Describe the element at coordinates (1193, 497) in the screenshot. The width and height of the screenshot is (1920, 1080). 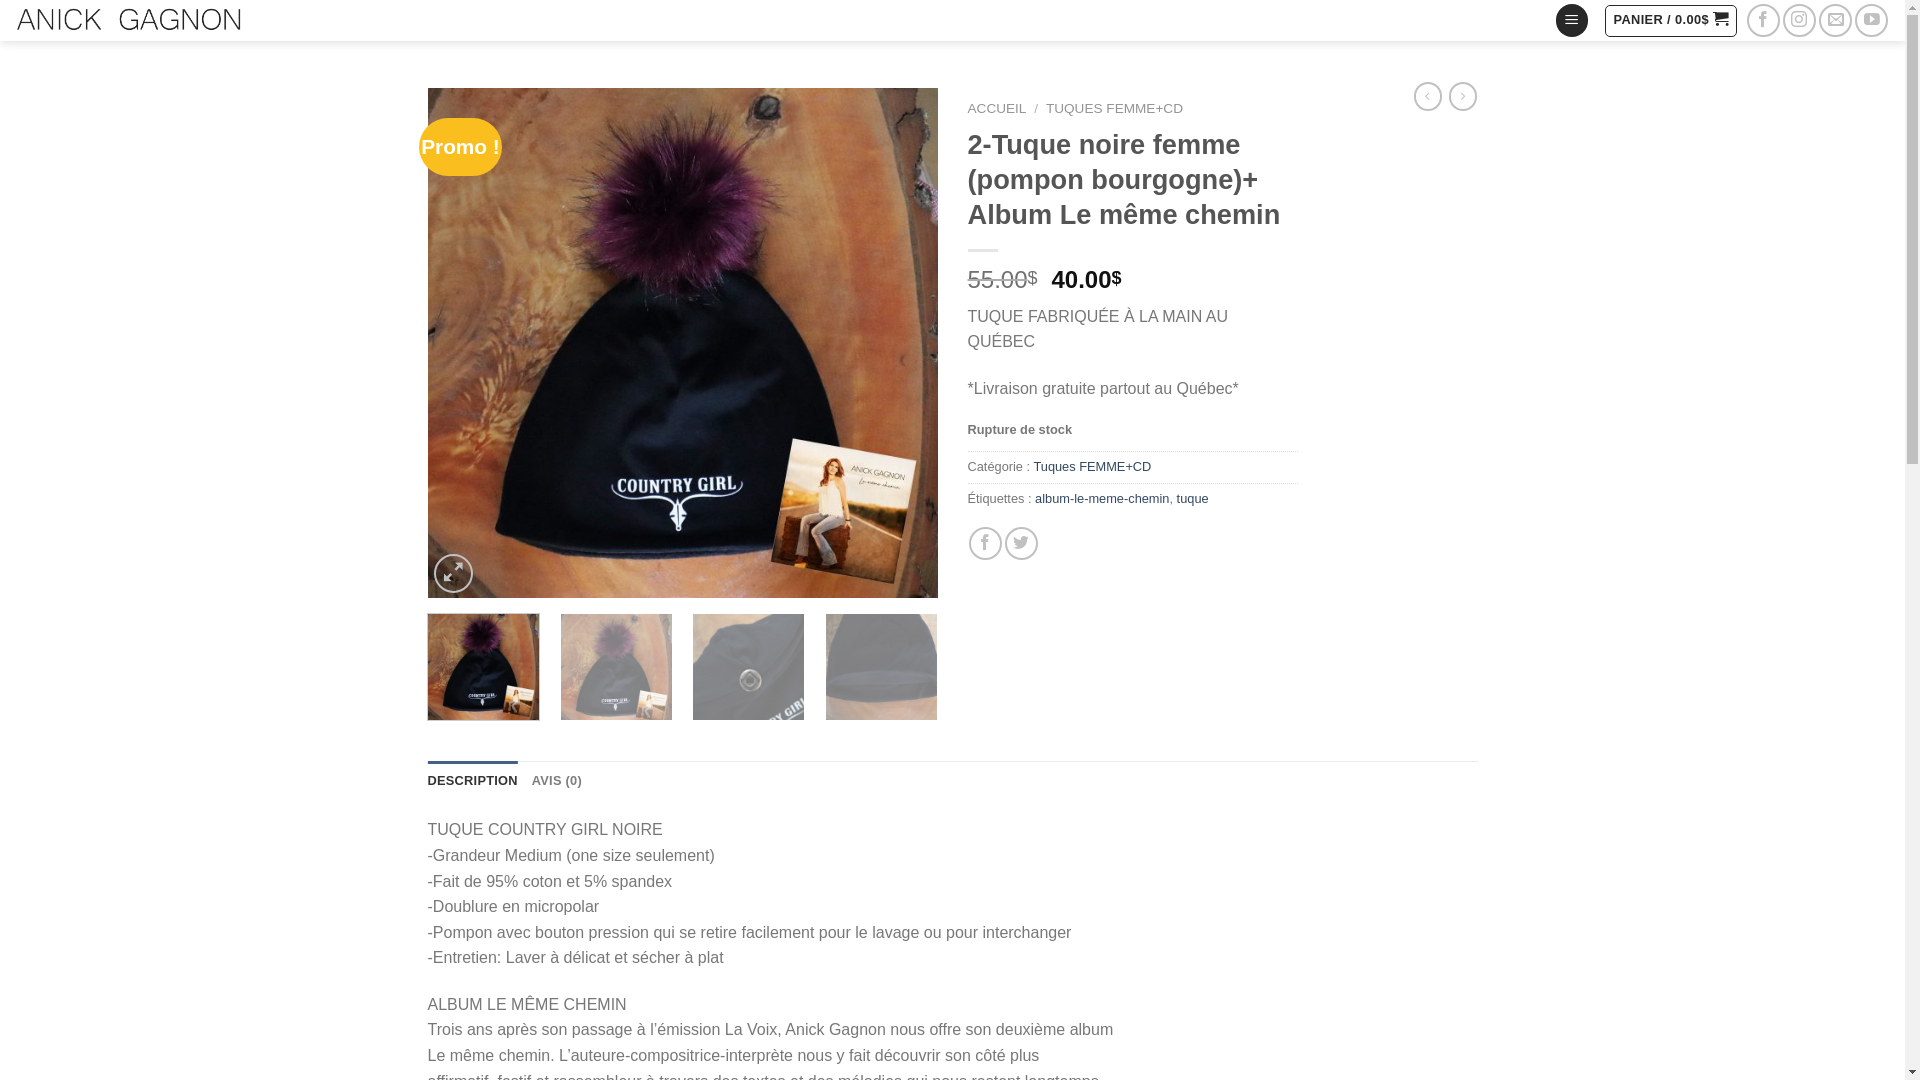
I see `'tuque'` at that location.